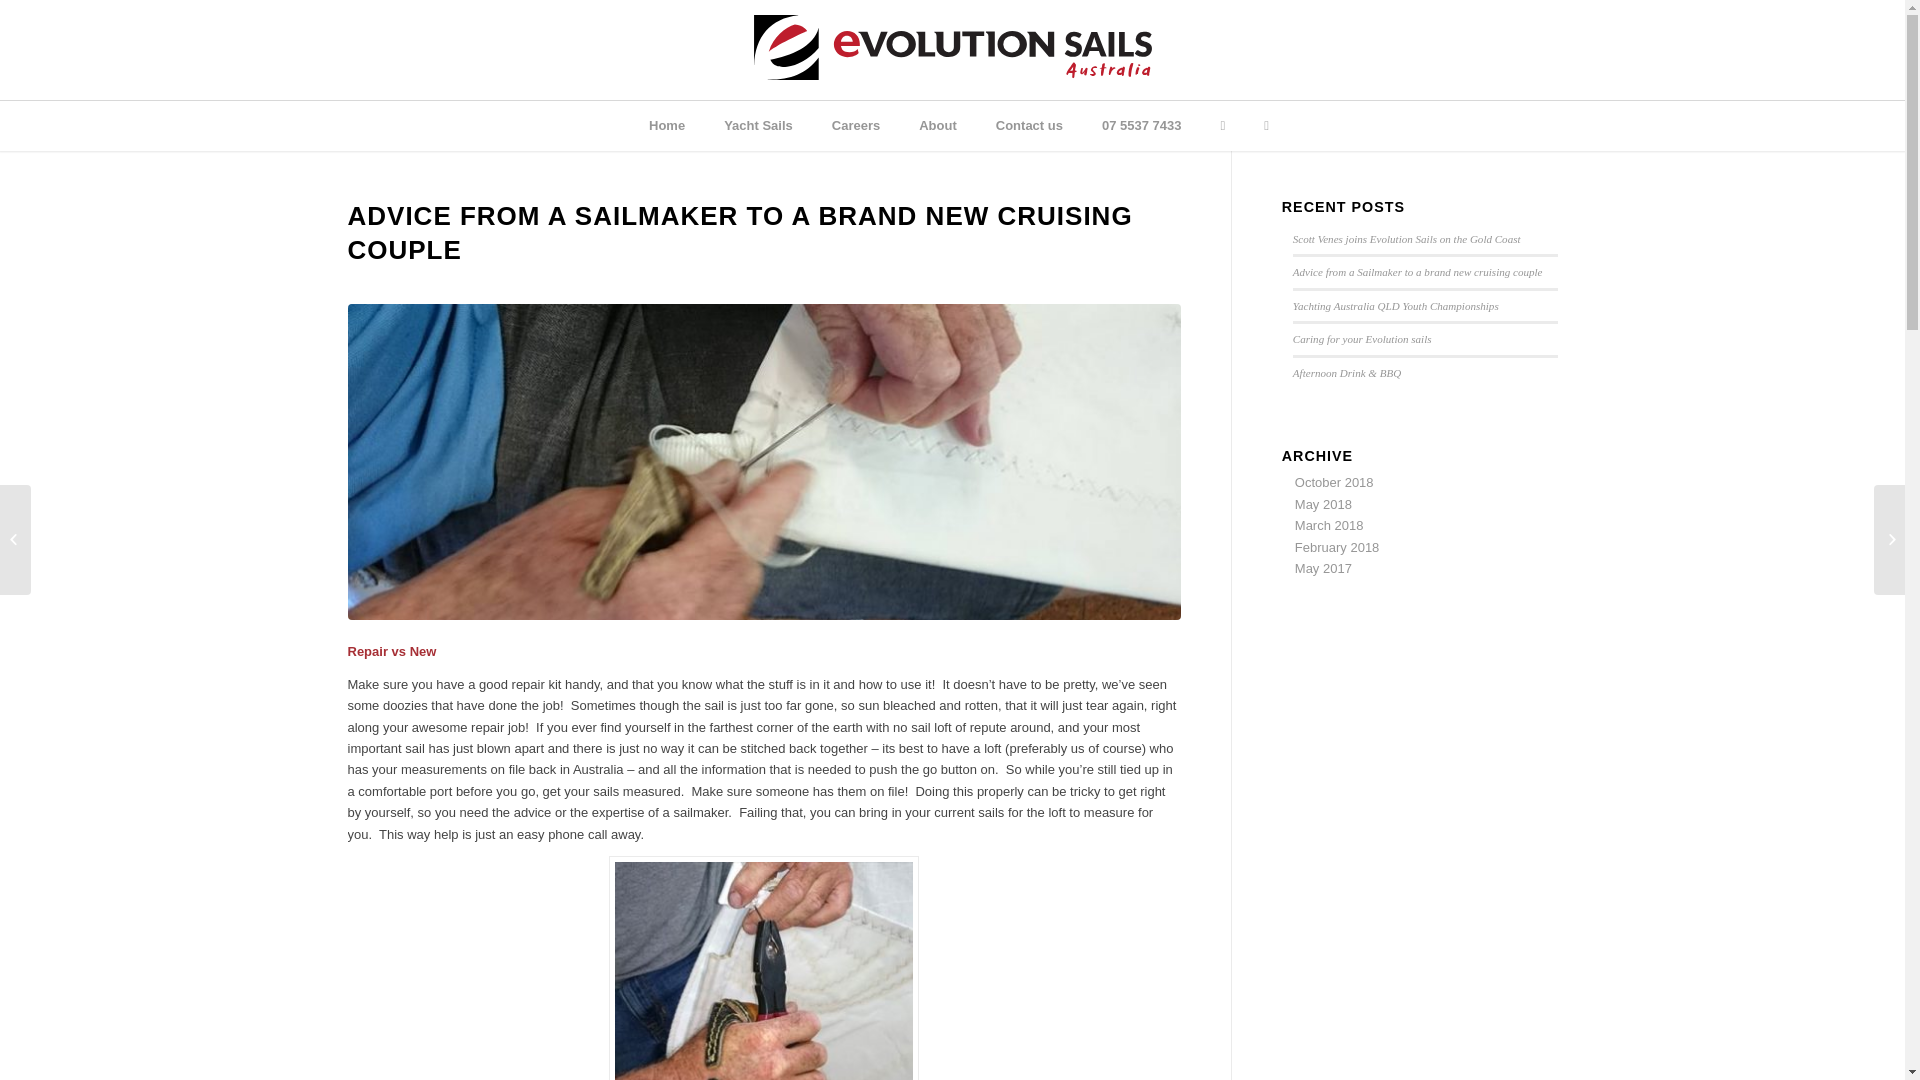  I want to click on 'Caring for your Evolution sails', so click(1292, 338).